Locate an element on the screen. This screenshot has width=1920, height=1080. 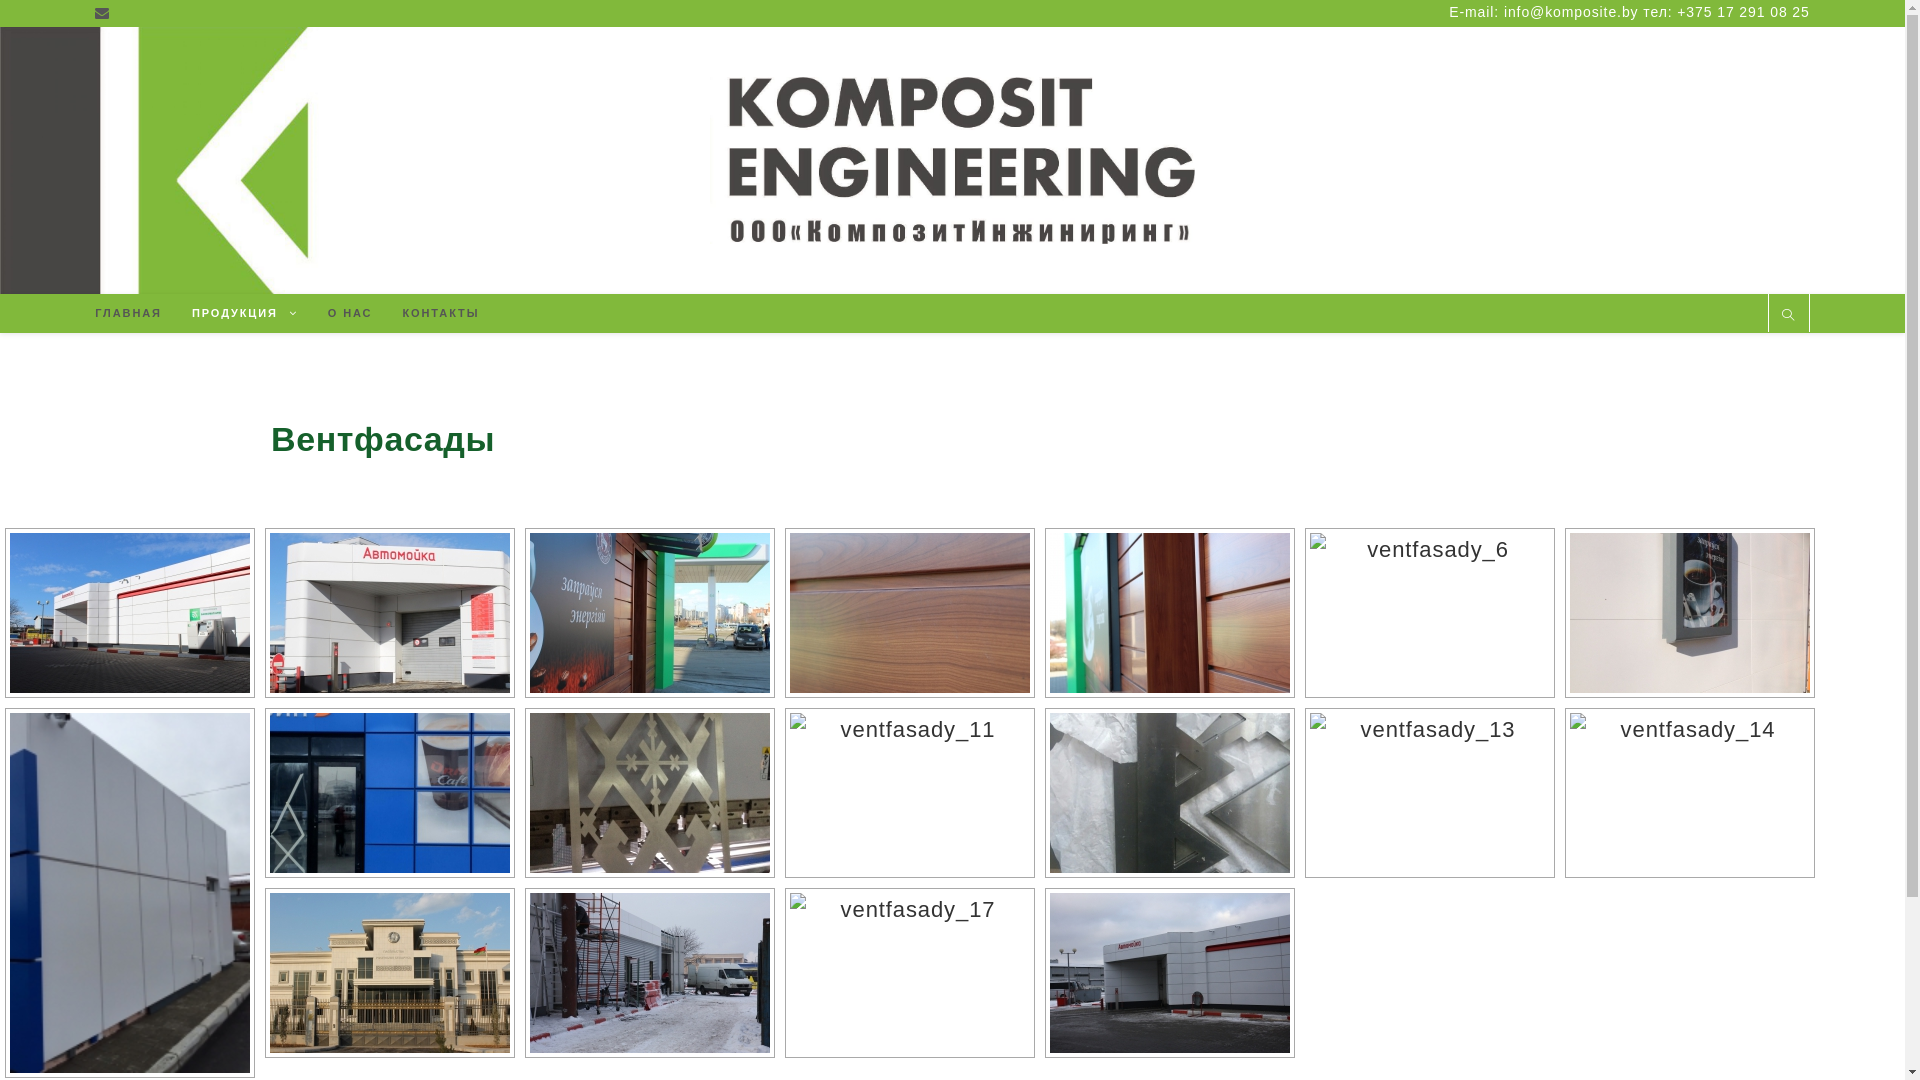
'ventfasady_11' is located at coordinates (909, 792).